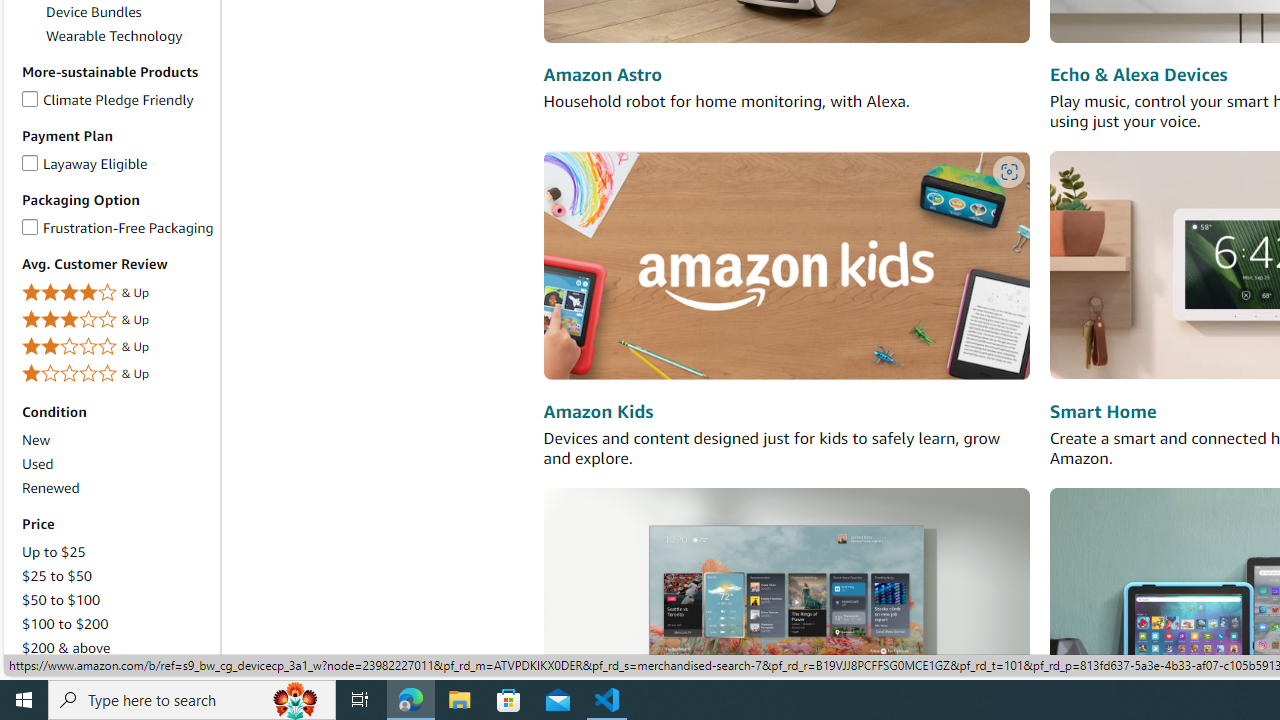 The height and width of the screenshot is (720, 1280). Describe the element at coordinates (50, 487) in the screenshot. I see `'Renewed'` at that location.